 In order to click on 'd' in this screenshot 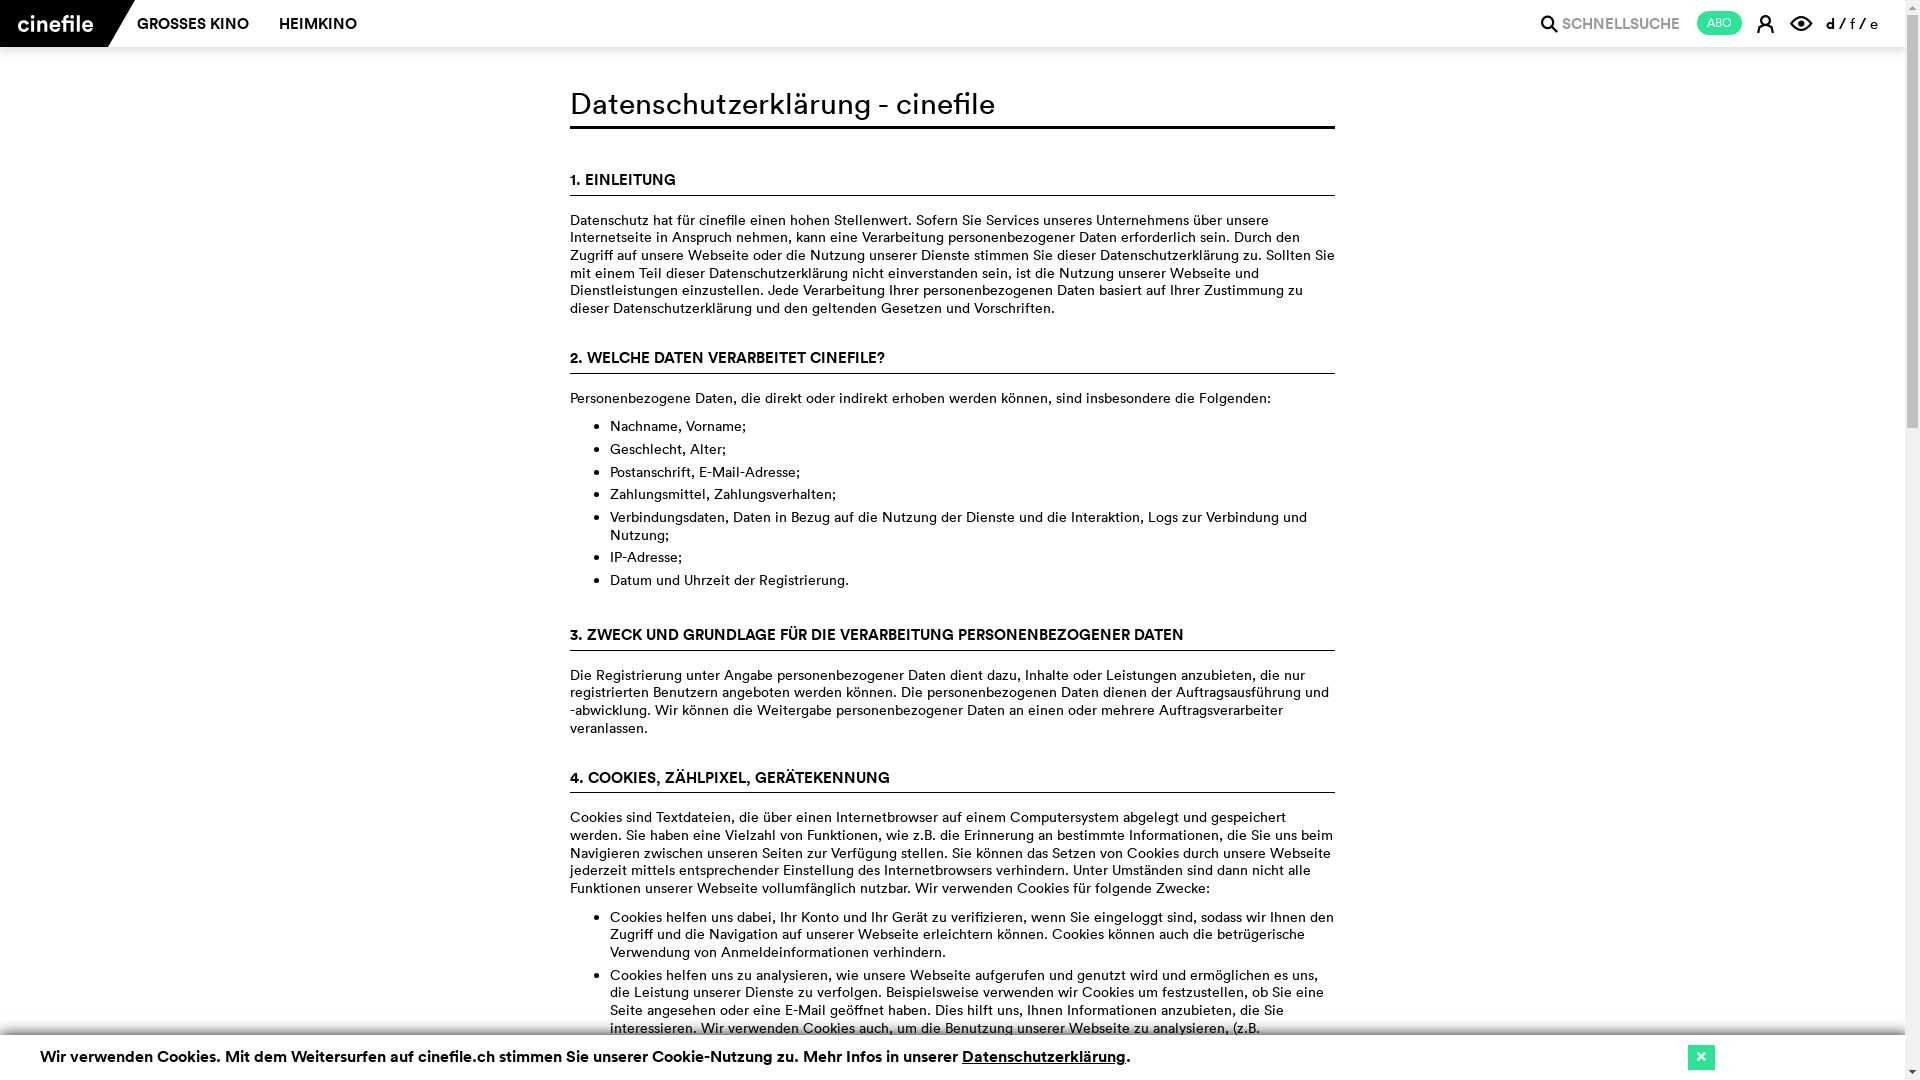, I will do `click(1830, 23)`.